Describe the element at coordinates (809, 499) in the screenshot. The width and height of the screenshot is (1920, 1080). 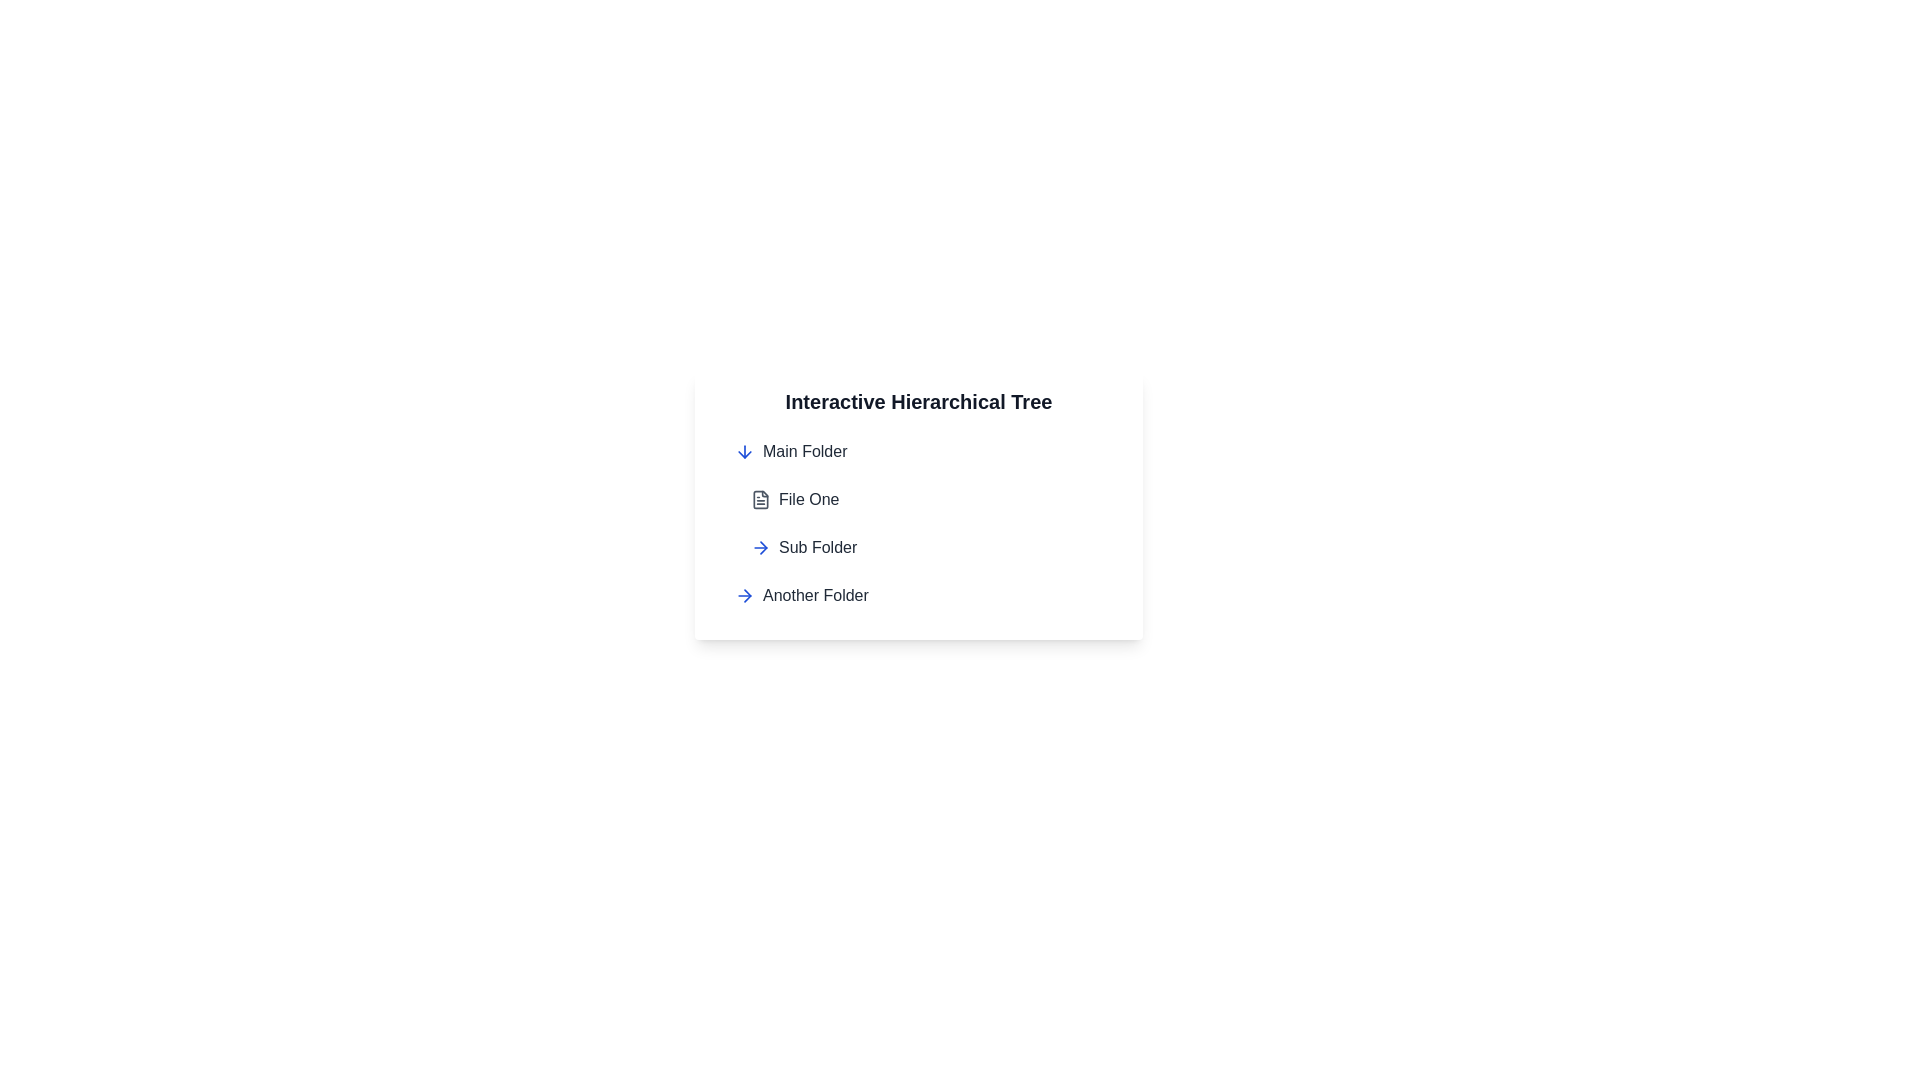
I see `text of the 'File One' label, which is styled in gray font and is positioned second from the top in a hierarchical tree structure under 'Main Folder'` at that location.